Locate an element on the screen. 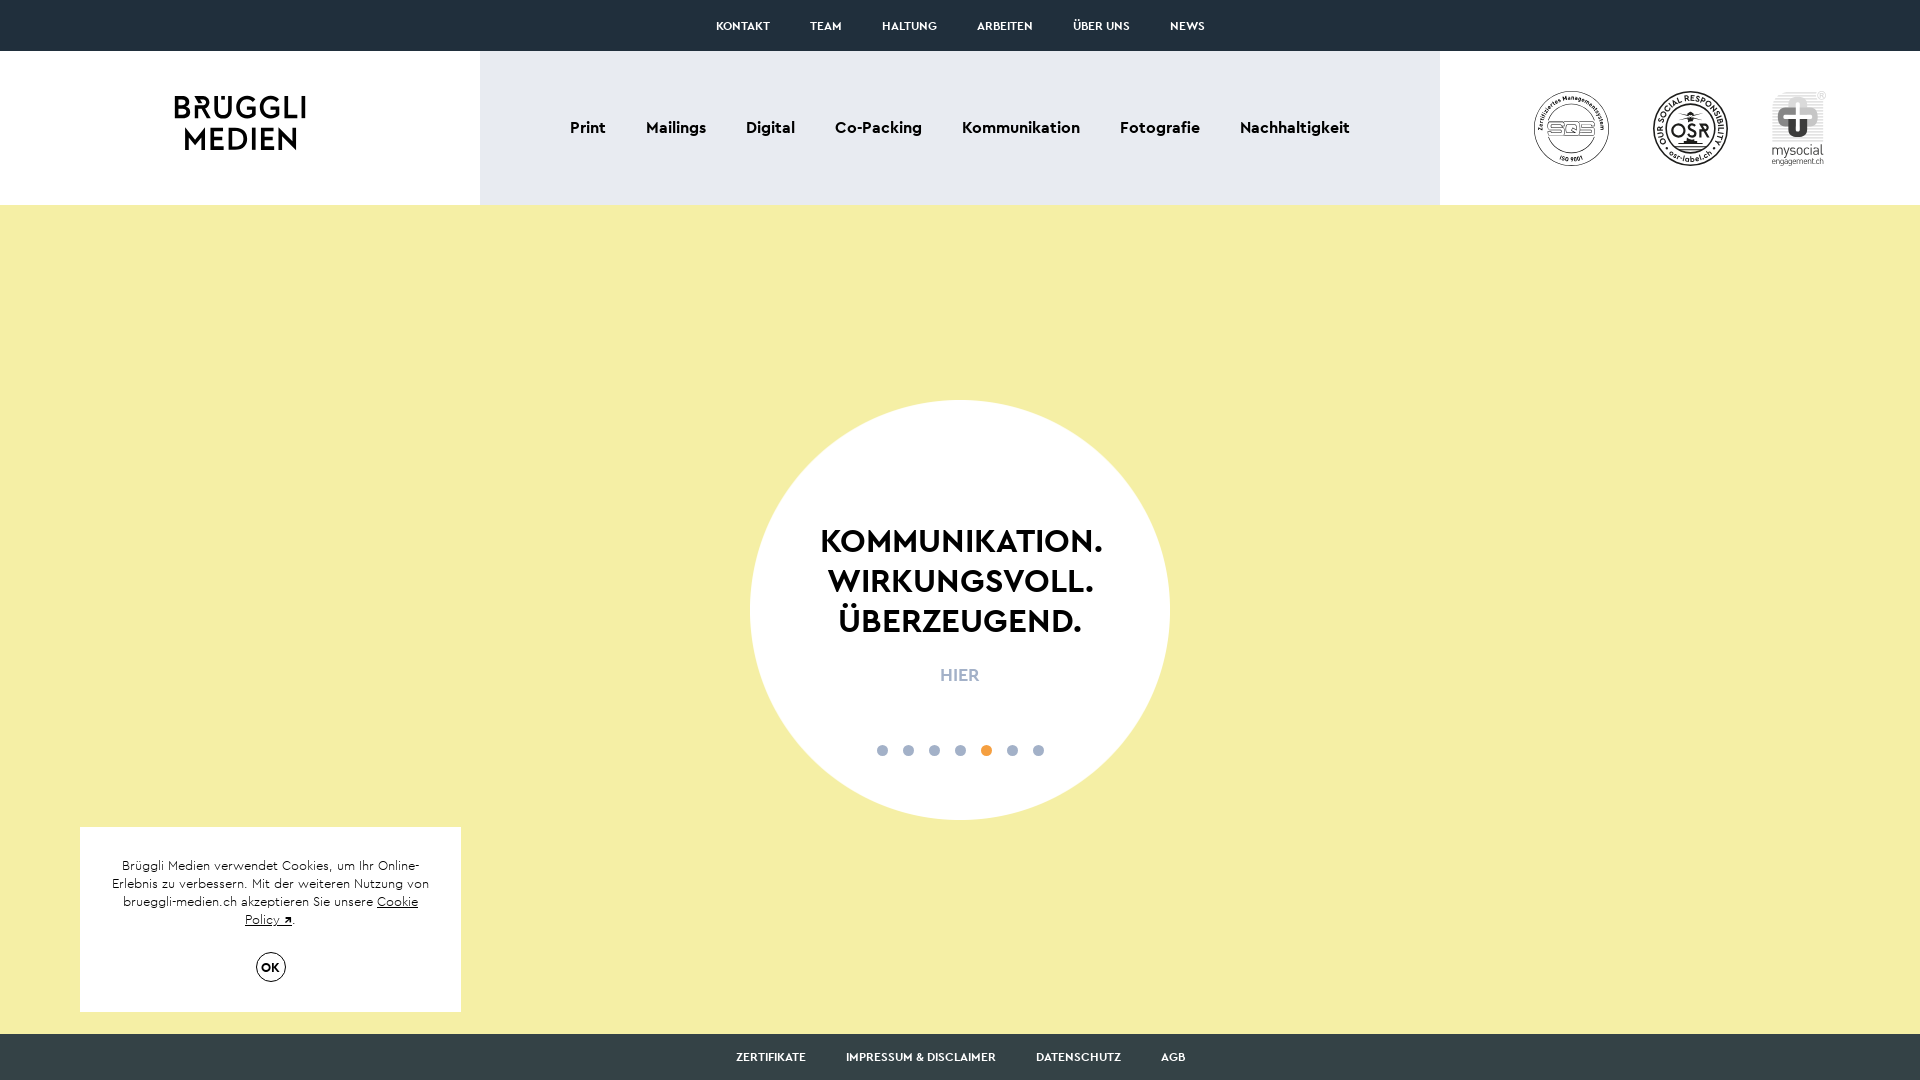 This screenshot has height=1080, width=1920. 'TEAM' is located at coordinates (825, 26).